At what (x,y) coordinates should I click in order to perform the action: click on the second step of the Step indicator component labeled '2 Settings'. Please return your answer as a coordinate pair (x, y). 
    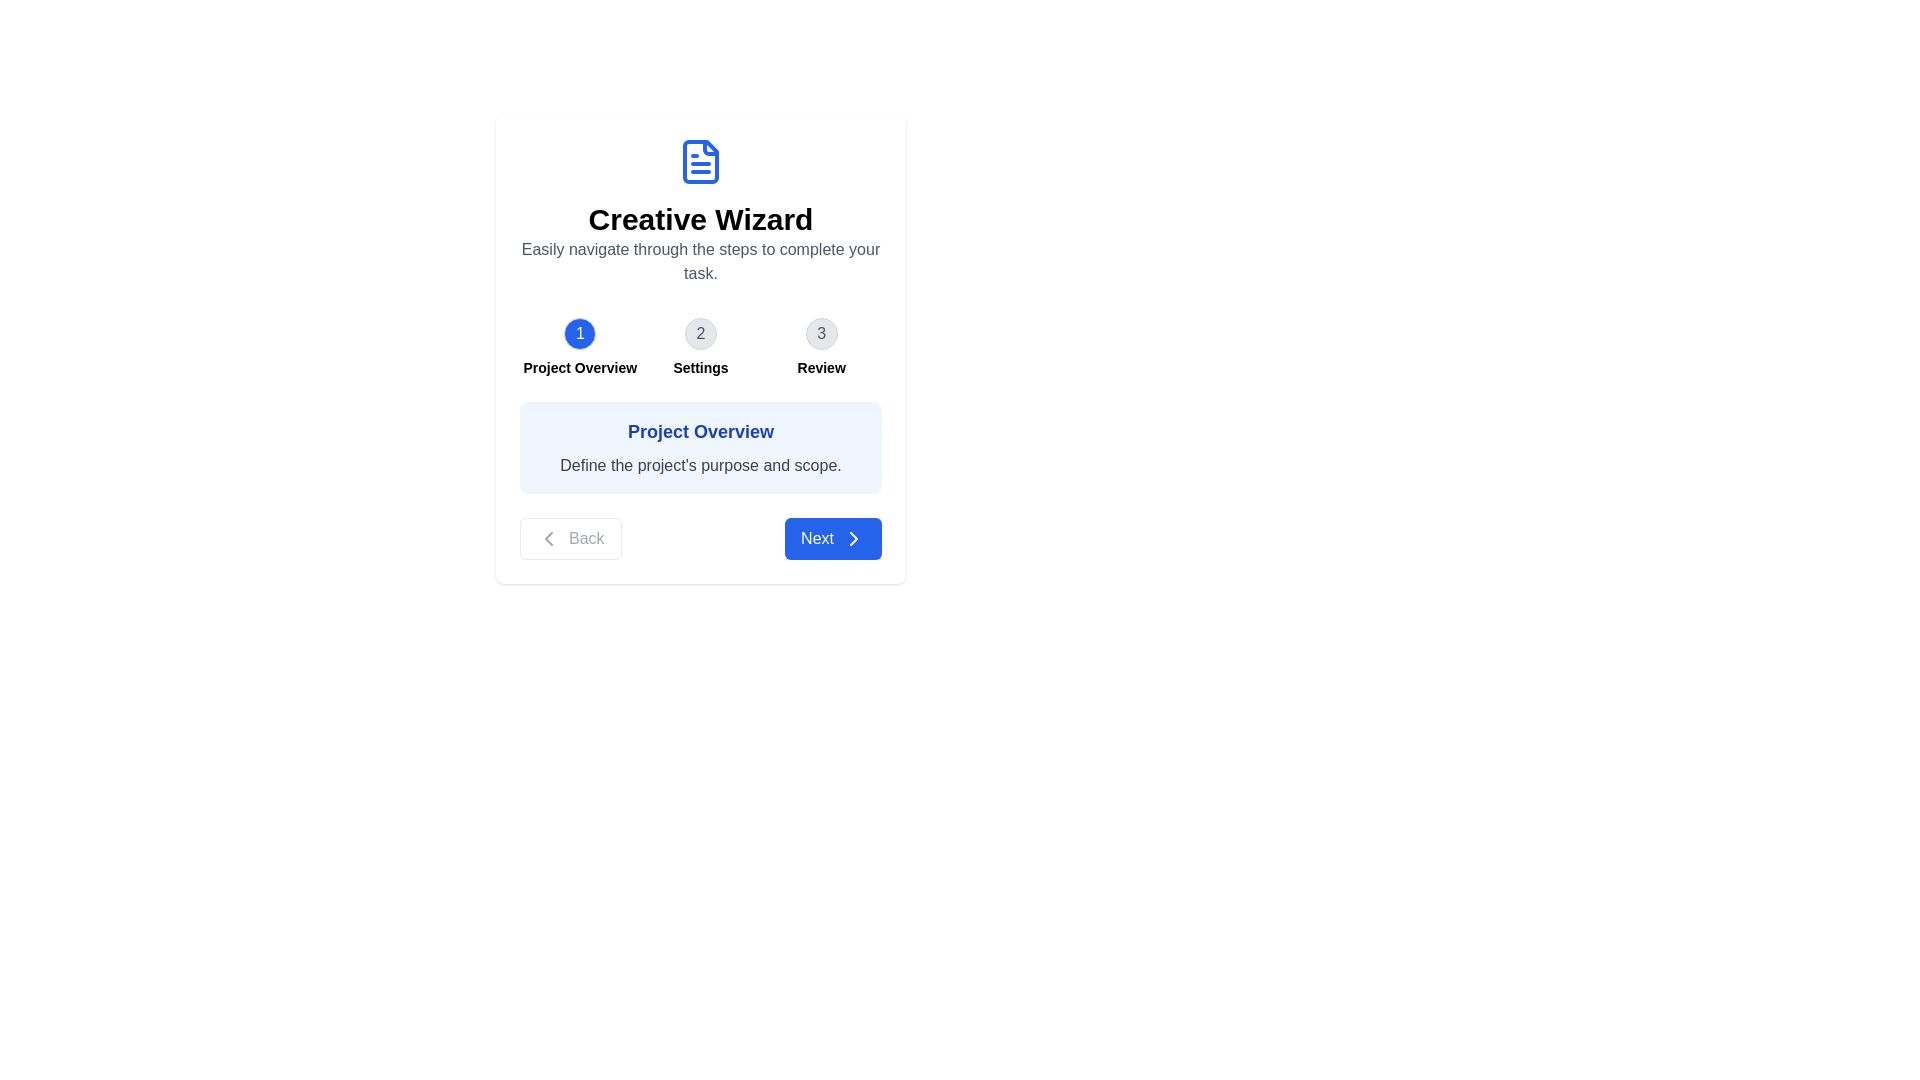
    Looking at the image, I should click on (700, 346).